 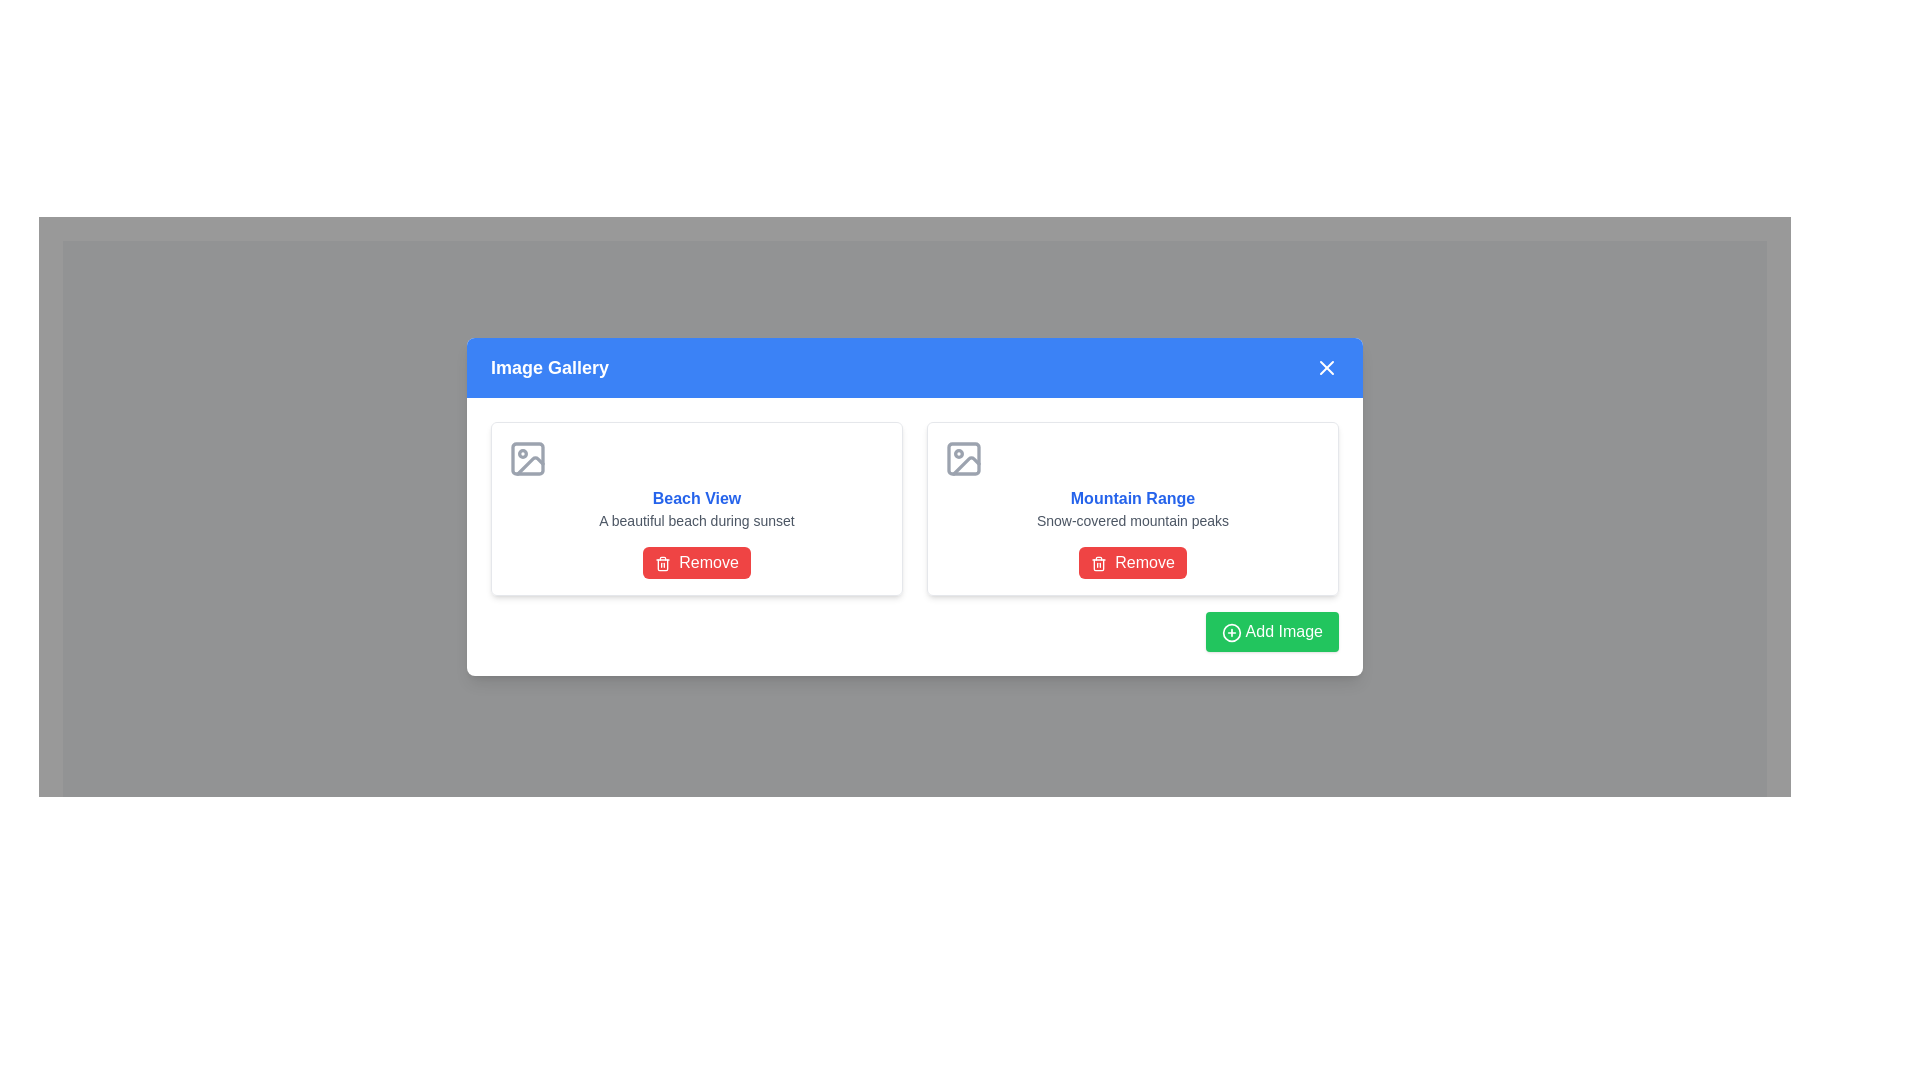 What do you see at coordinates (696, 497) in the screenshot?
I see `the text label reading 'Beach View' which is styled with a bold font and blue color, located in the upper half of the left card within the image gallery, positioned below the image placeholder and above the descriptive text` at bounding box center [696, 497].